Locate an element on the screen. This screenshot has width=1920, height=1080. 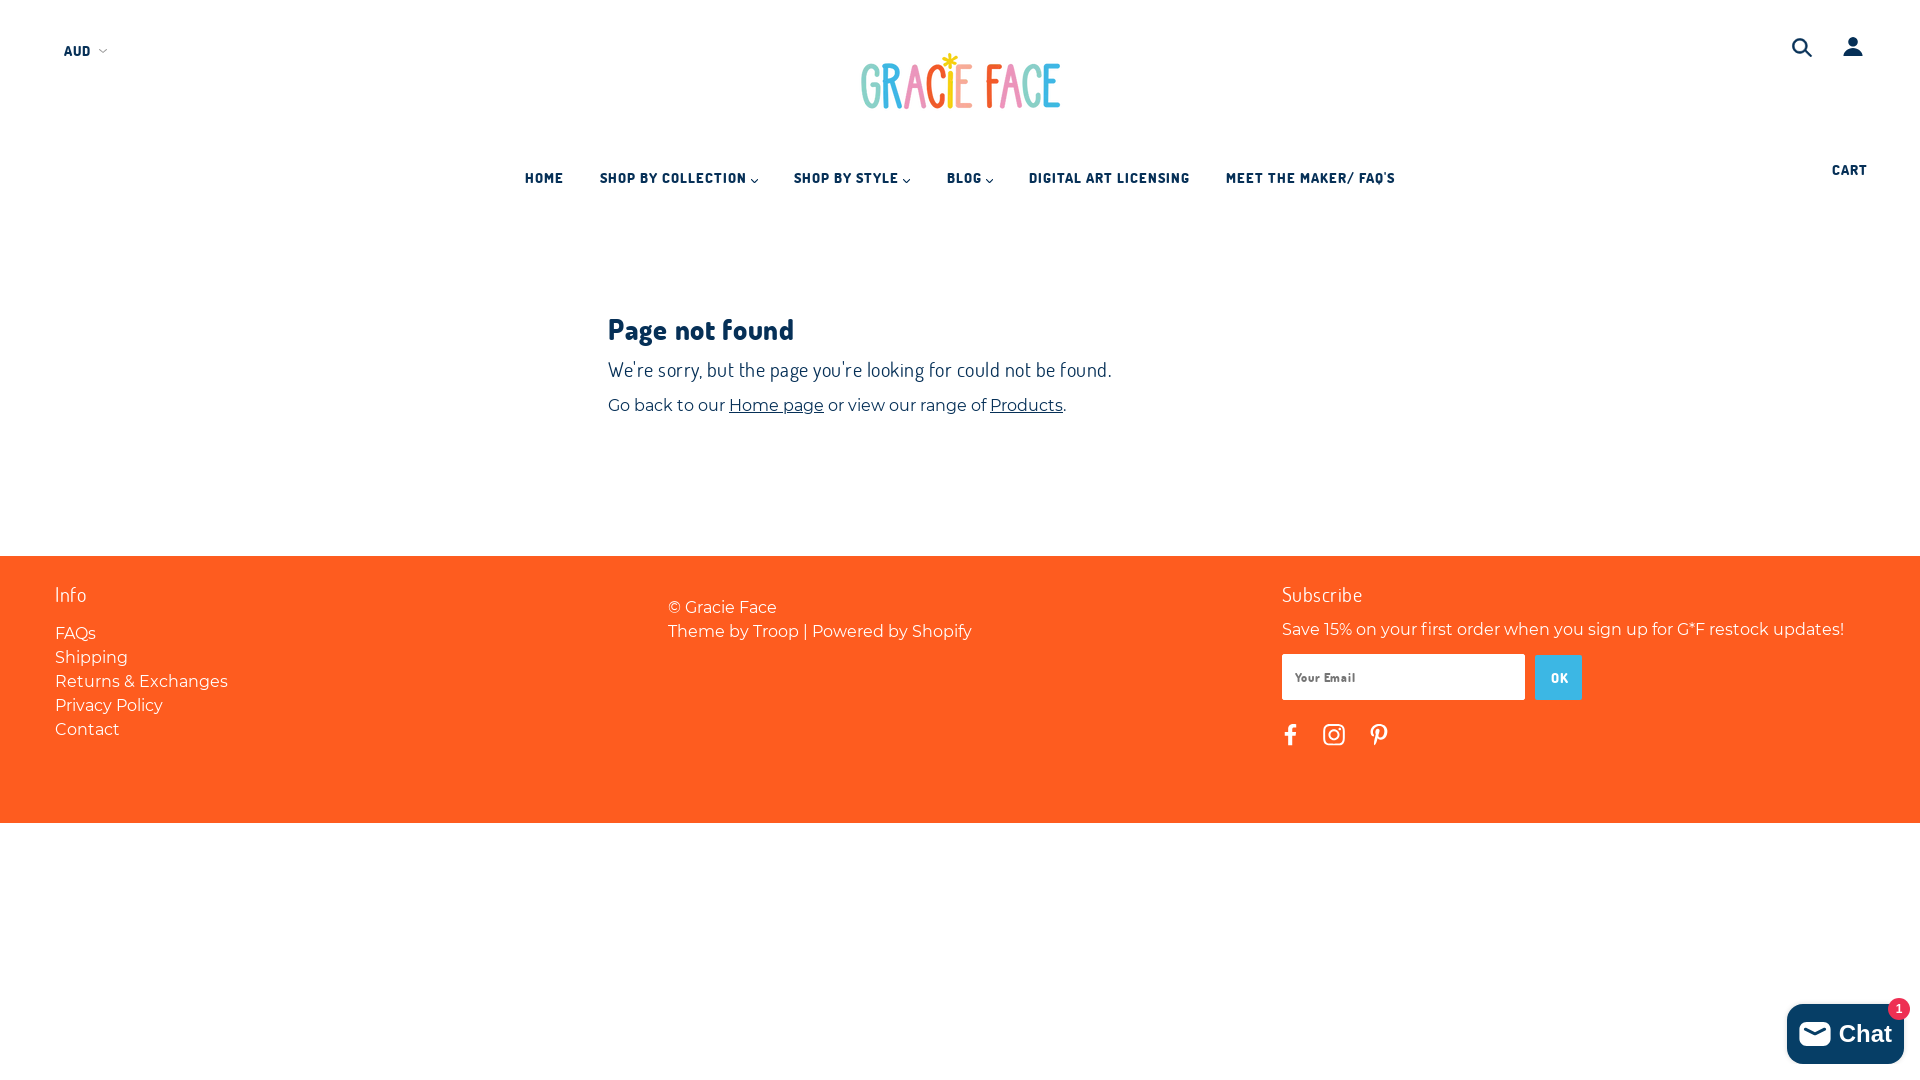
'BLOG' is located at coordinates (969, 185).